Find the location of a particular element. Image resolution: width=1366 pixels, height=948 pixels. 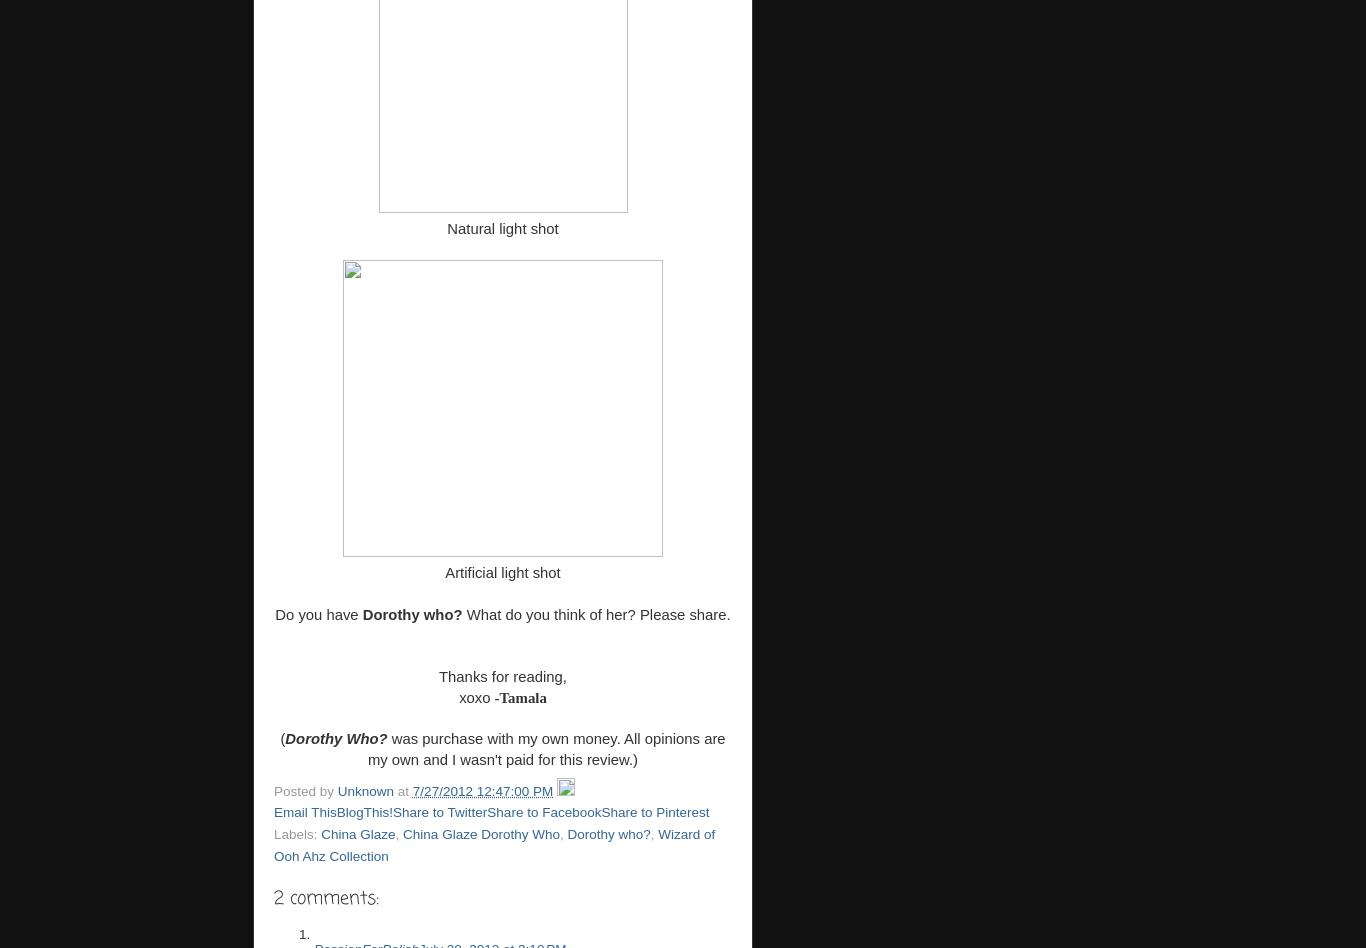

'2 comments:' is located at coordinates (326, 897).